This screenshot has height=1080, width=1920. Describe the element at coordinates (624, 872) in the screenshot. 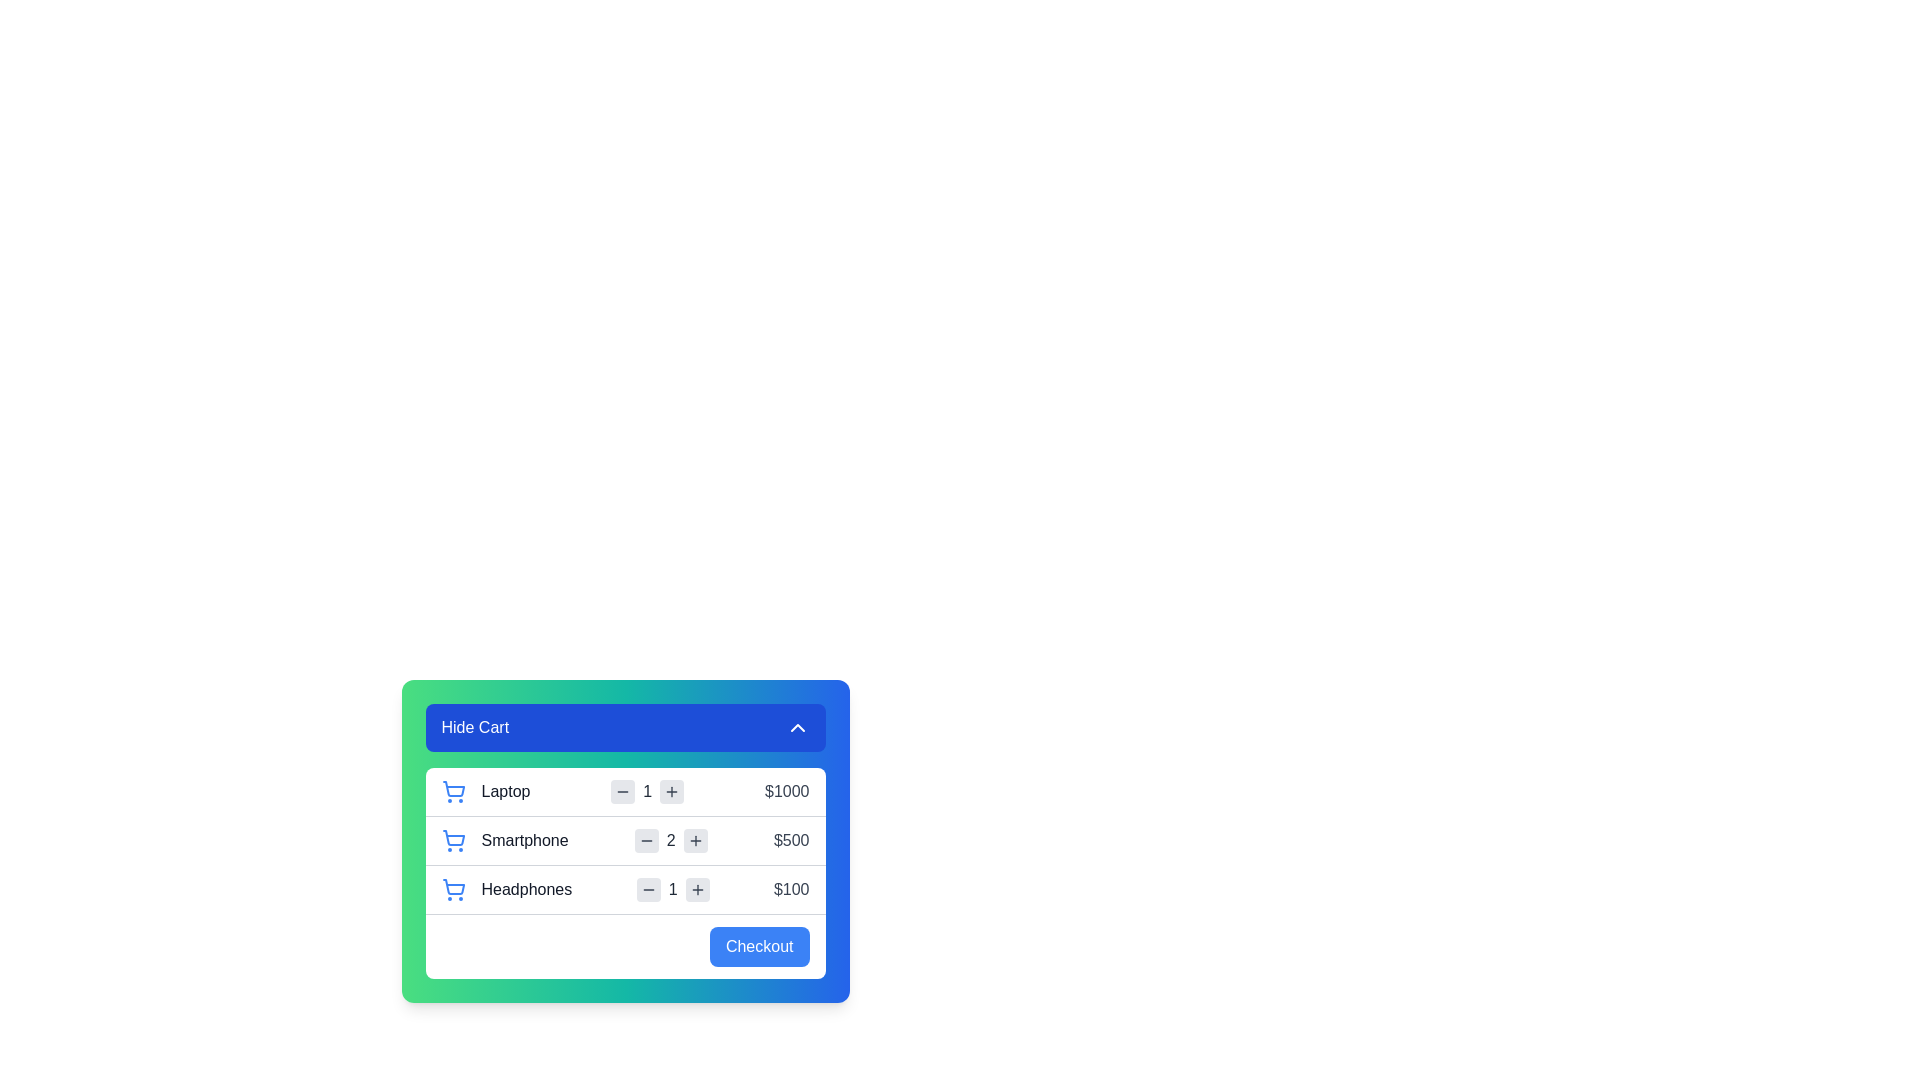

I see `the plus or minus buttons to adjust the quantity of the product listed in the shopping cart, which is the third row in the product details section of the modal layout` at that location.